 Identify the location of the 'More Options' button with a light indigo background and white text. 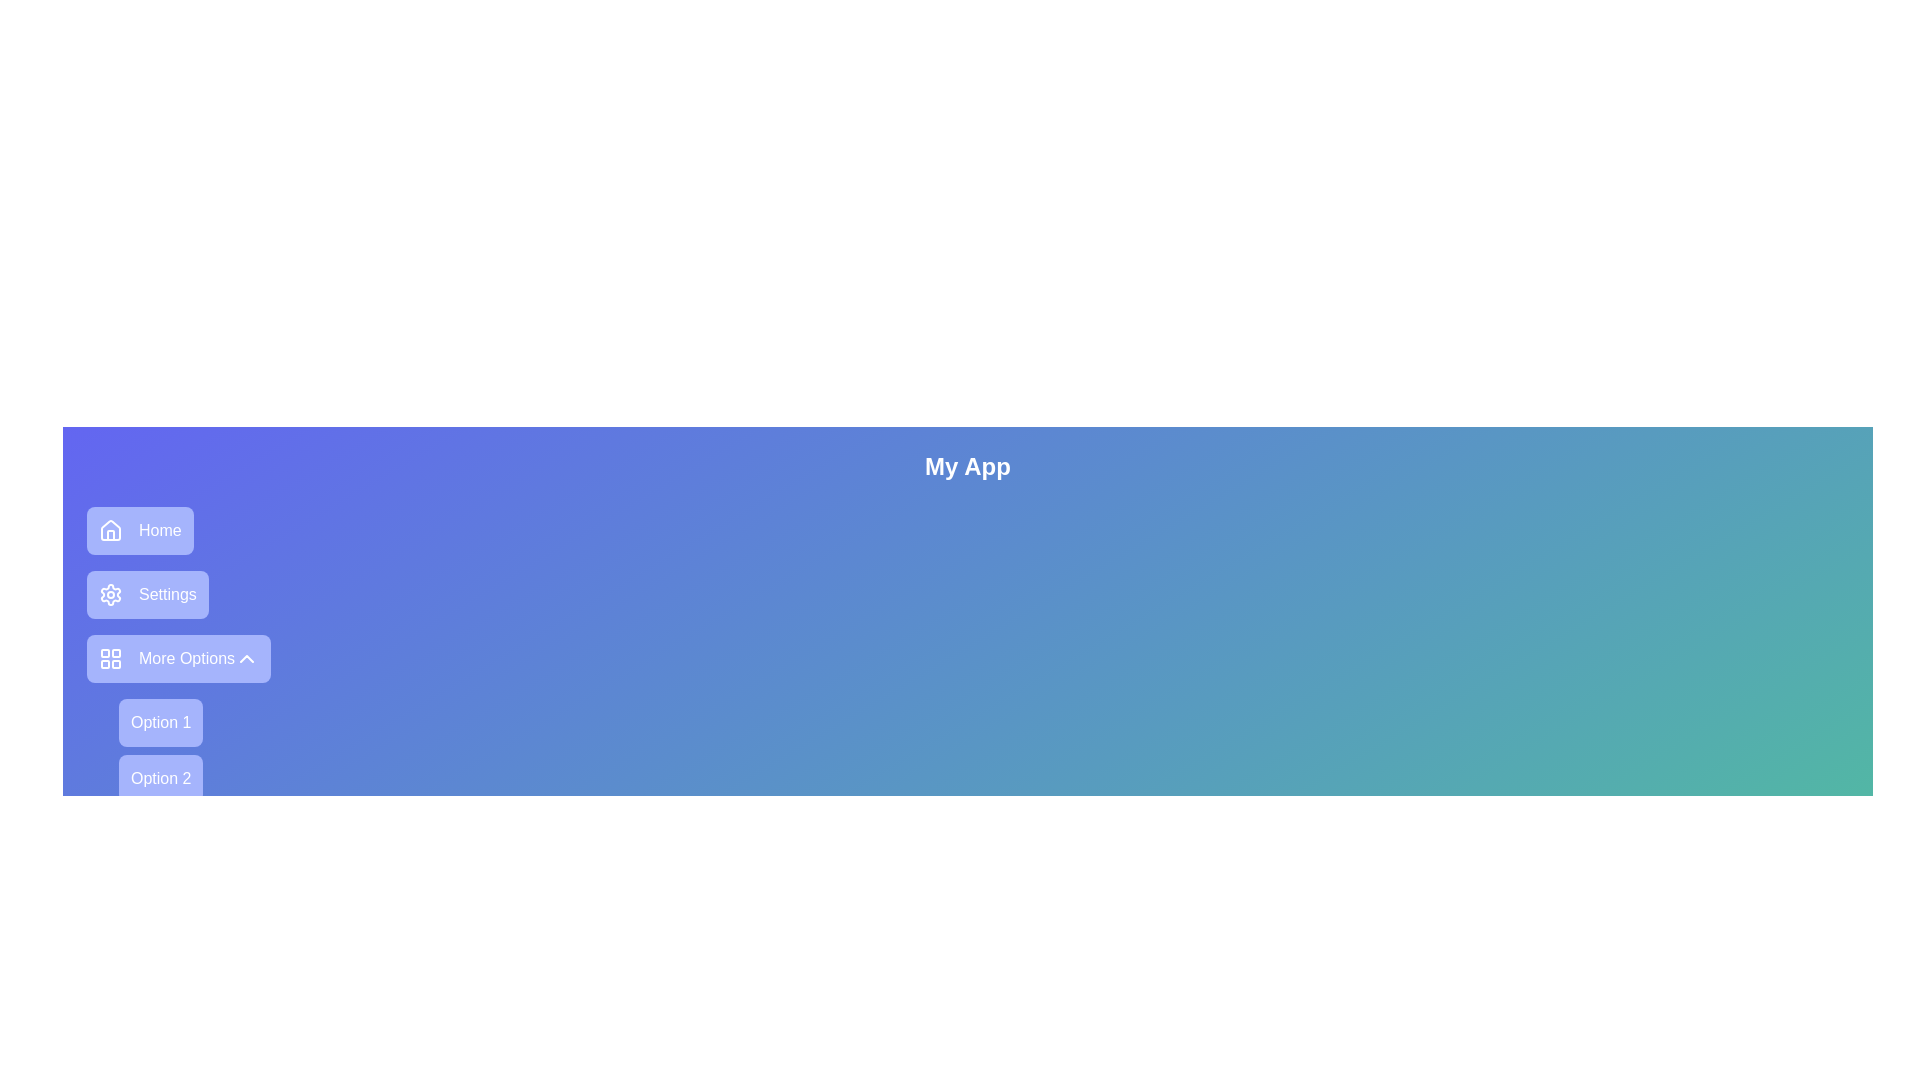
(178, 659).